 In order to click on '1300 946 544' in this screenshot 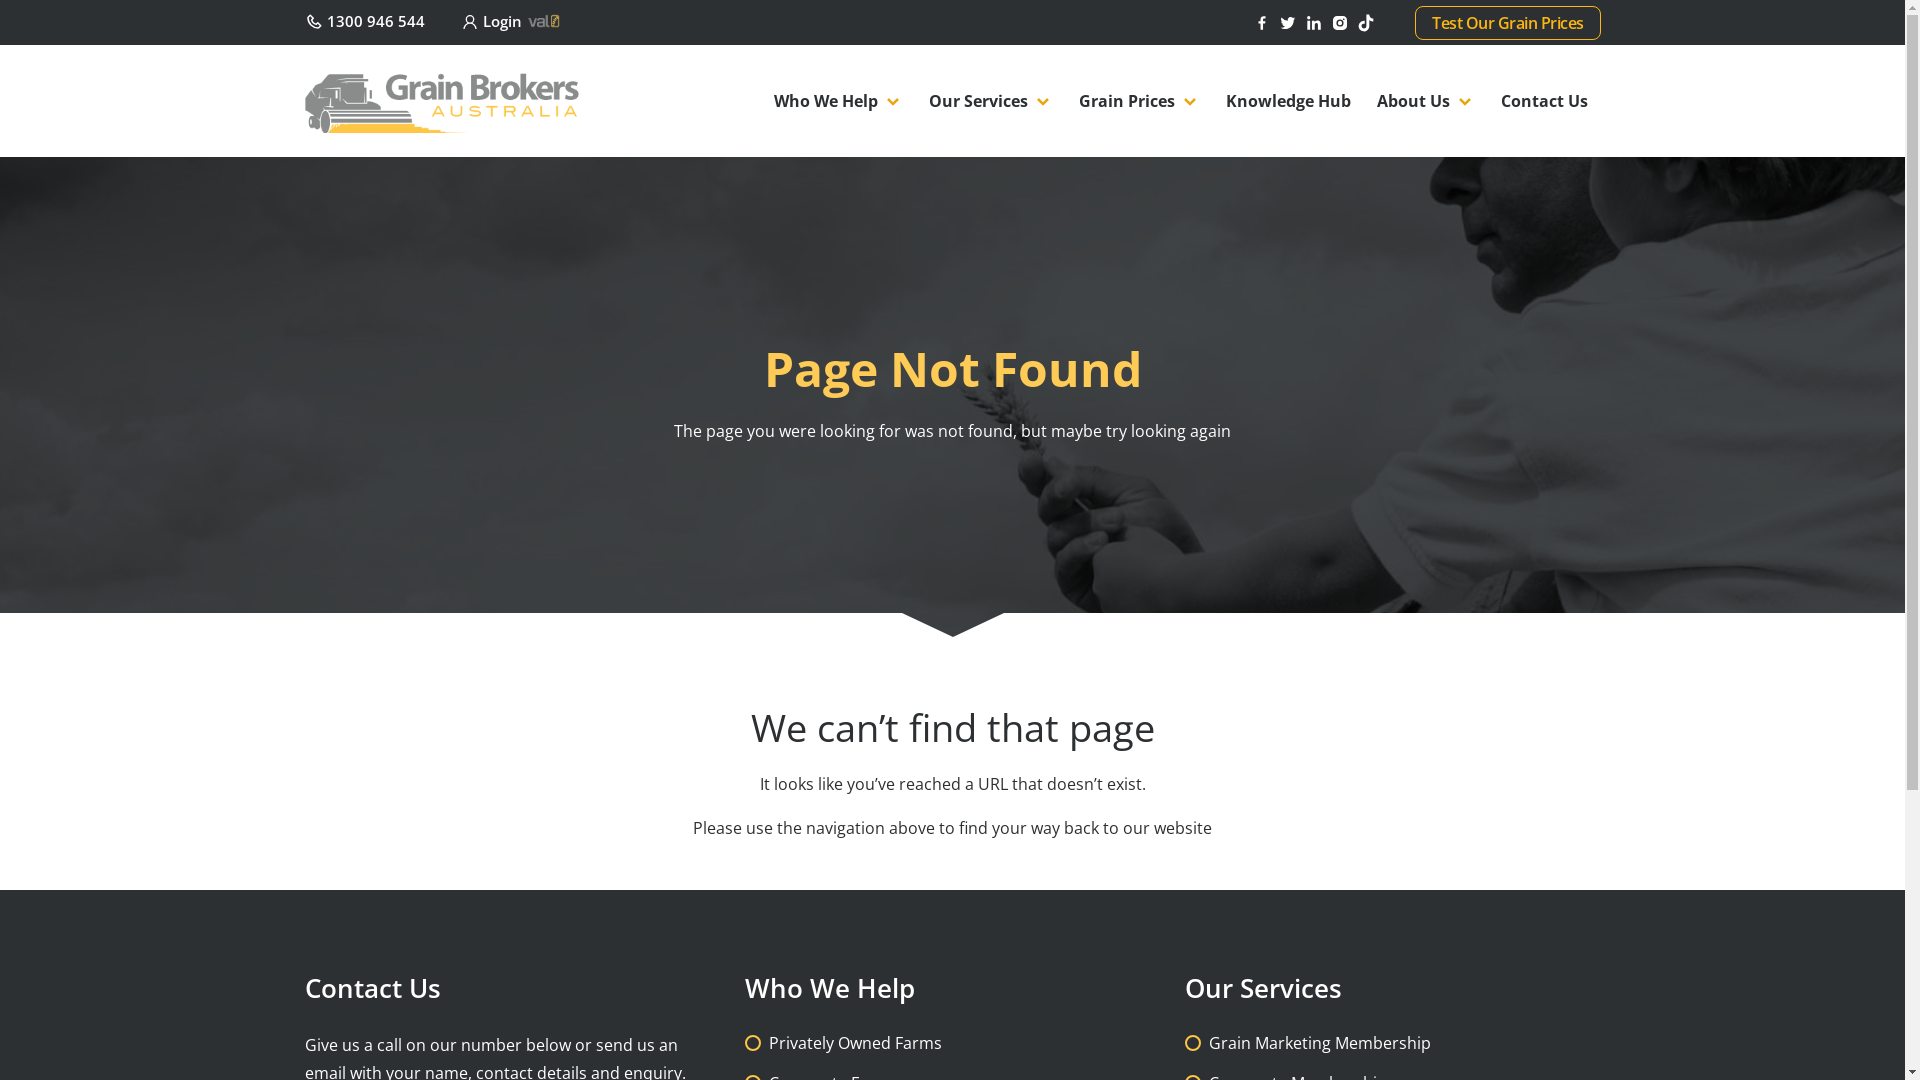, I will do `click(364, 20)`.